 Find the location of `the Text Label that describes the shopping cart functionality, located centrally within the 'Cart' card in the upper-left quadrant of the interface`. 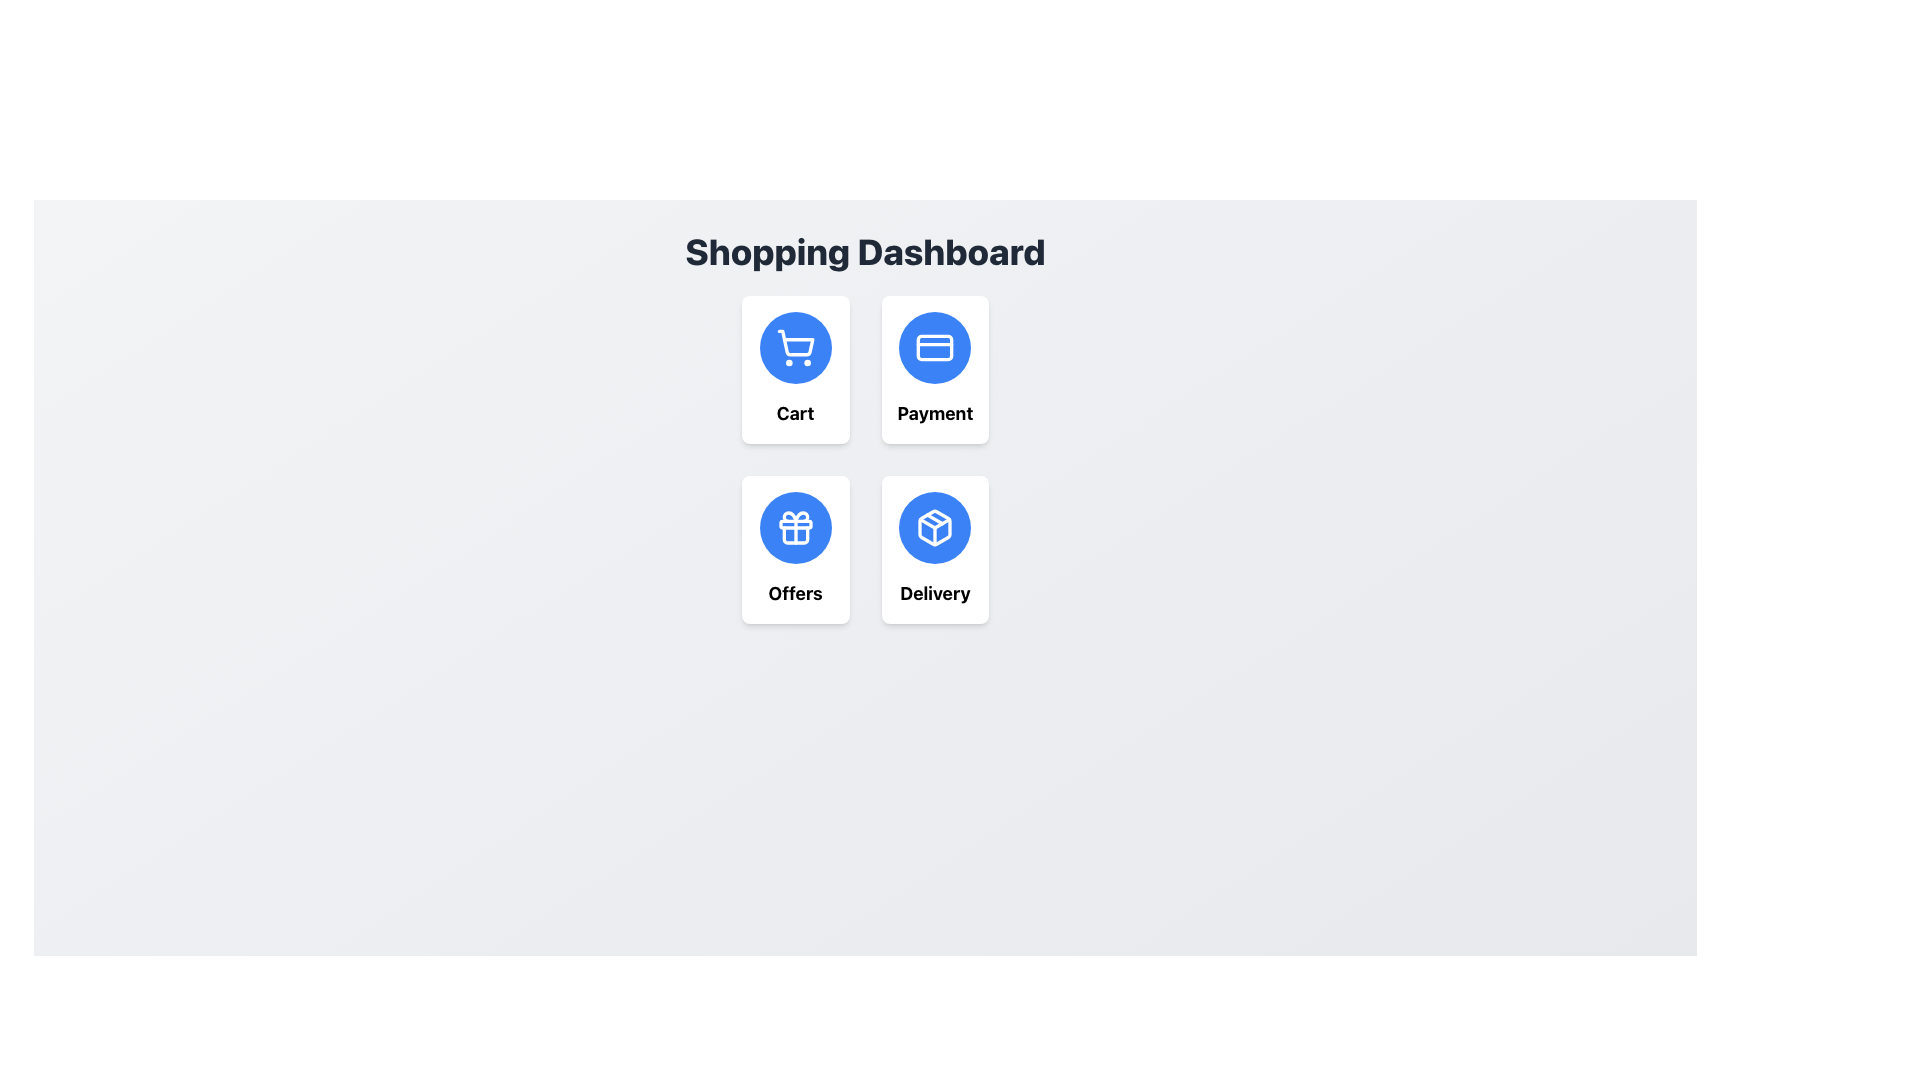

the Text Label that describes the shopping cart functionality, located centrally within the 'Cart' card in the upper-left quadrant of the interface is located at coordinates (794, 412).